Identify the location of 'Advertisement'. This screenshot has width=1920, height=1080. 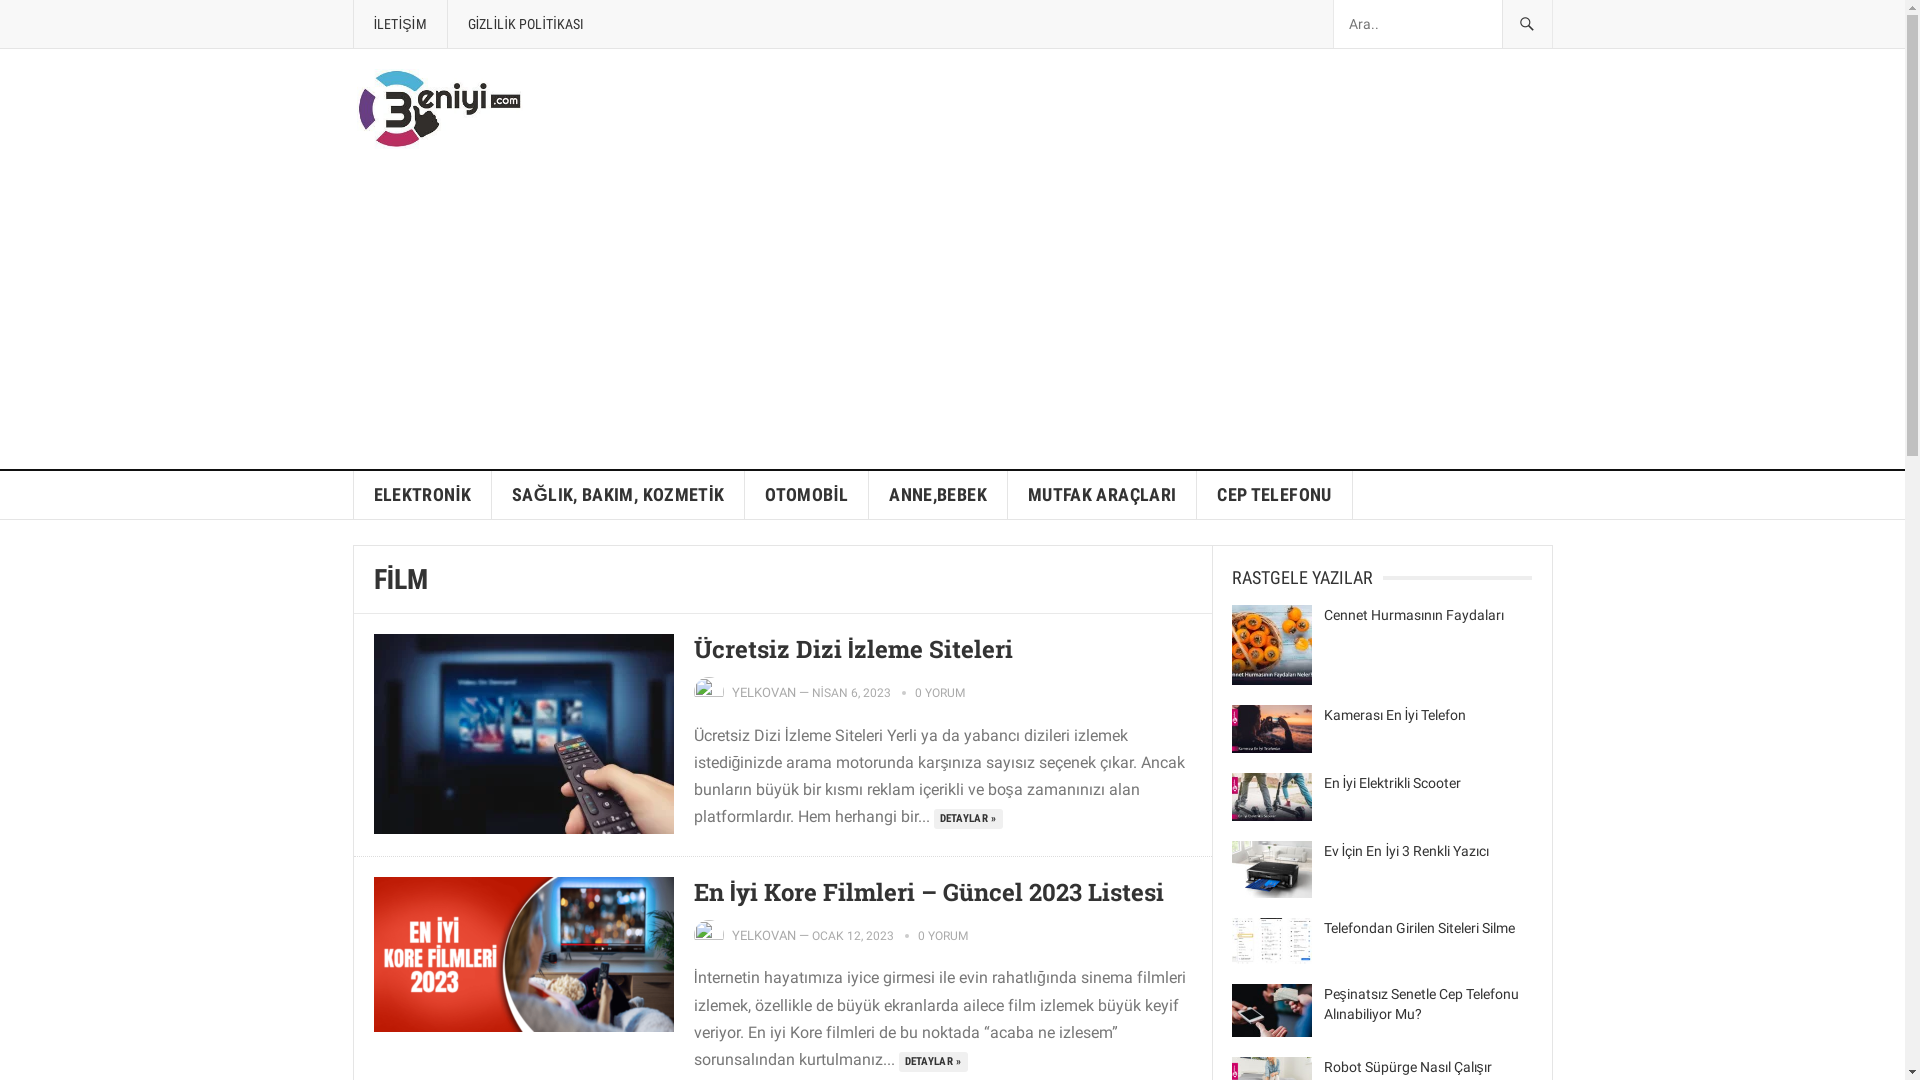
(950, 318).